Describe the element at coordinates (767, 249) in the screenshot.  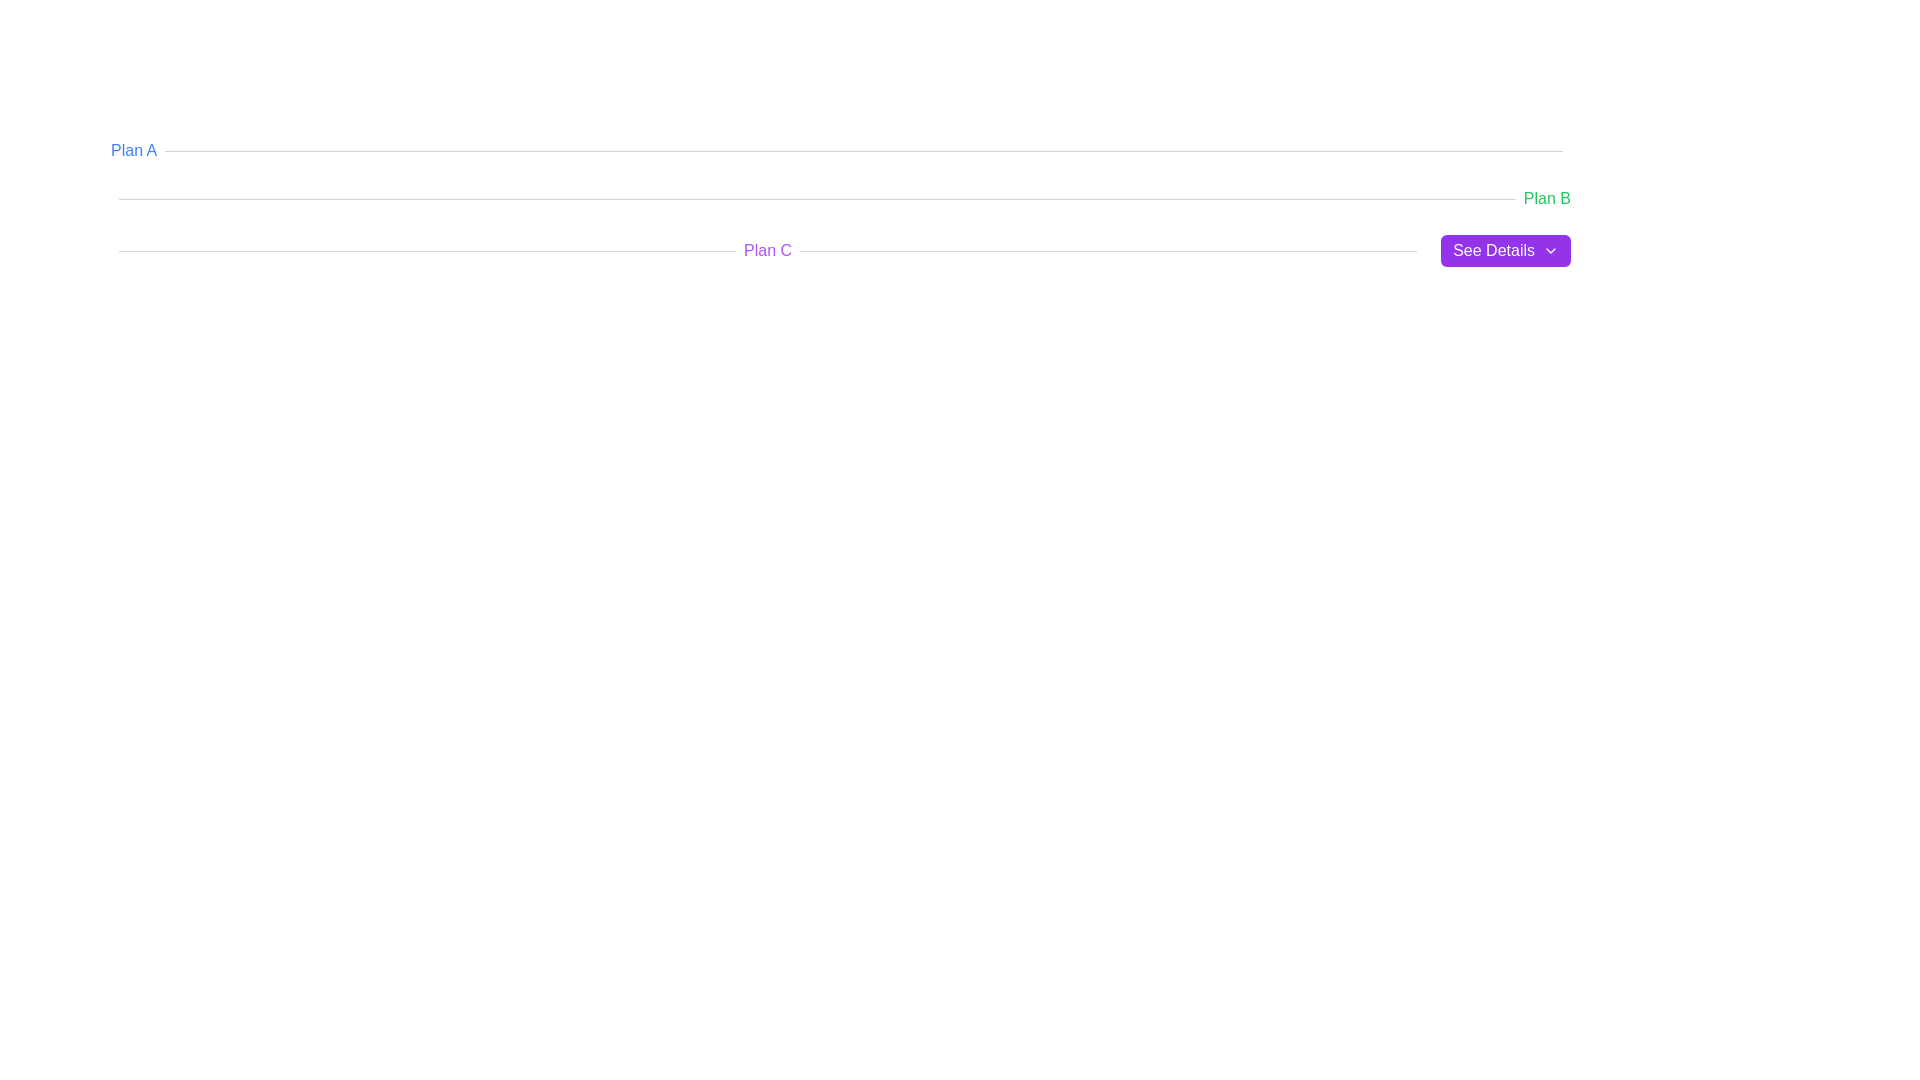
I see `the text label reading 'Plan C' which is styled with a purple font color and bold text weight, positioned between two horizontal lines and to the left of the 'See Details' button` at that location.